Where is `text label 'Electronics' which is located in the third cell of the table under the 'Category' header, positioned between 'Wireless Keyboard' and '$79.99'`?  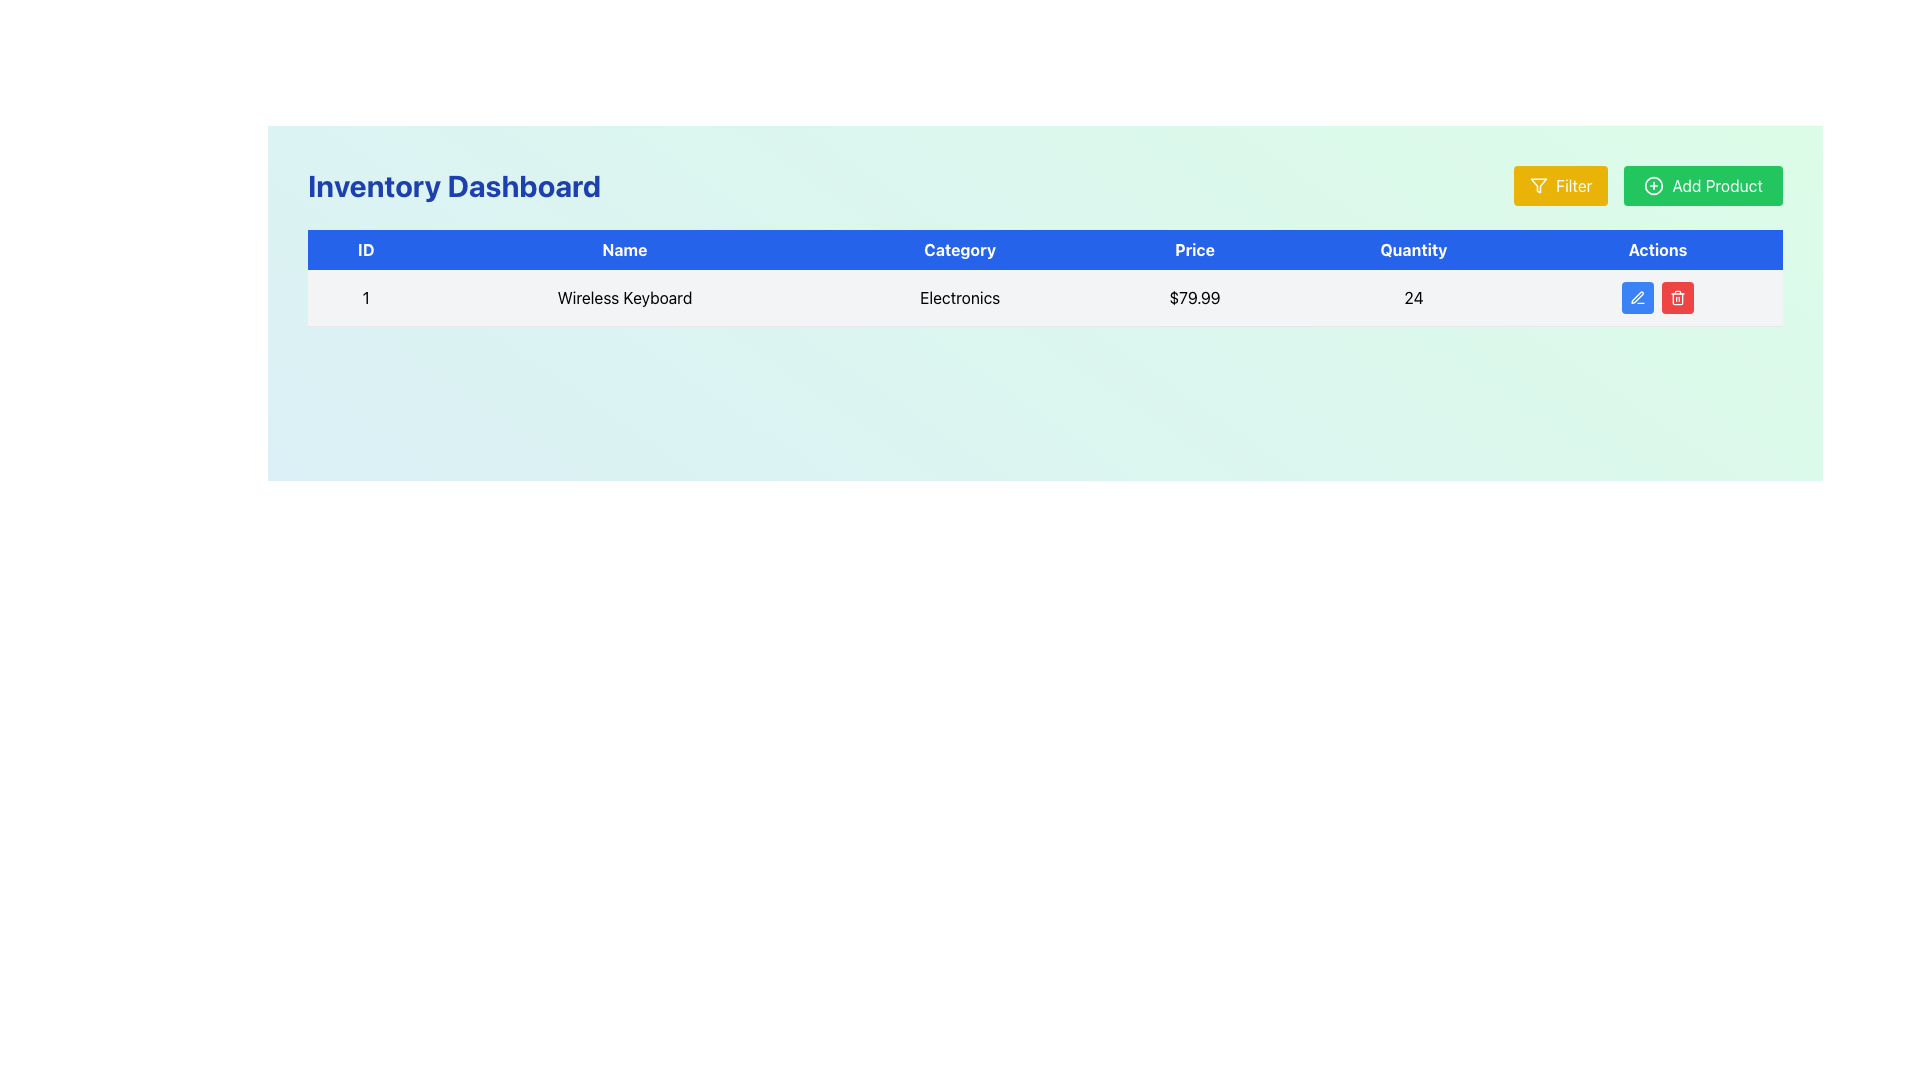
text label 'Electronics' which is located in the third cell of the table under the 'Category' header, positioned between 'Wireless Keyboard' and '$79.99' is located at coordinates (960, 298).